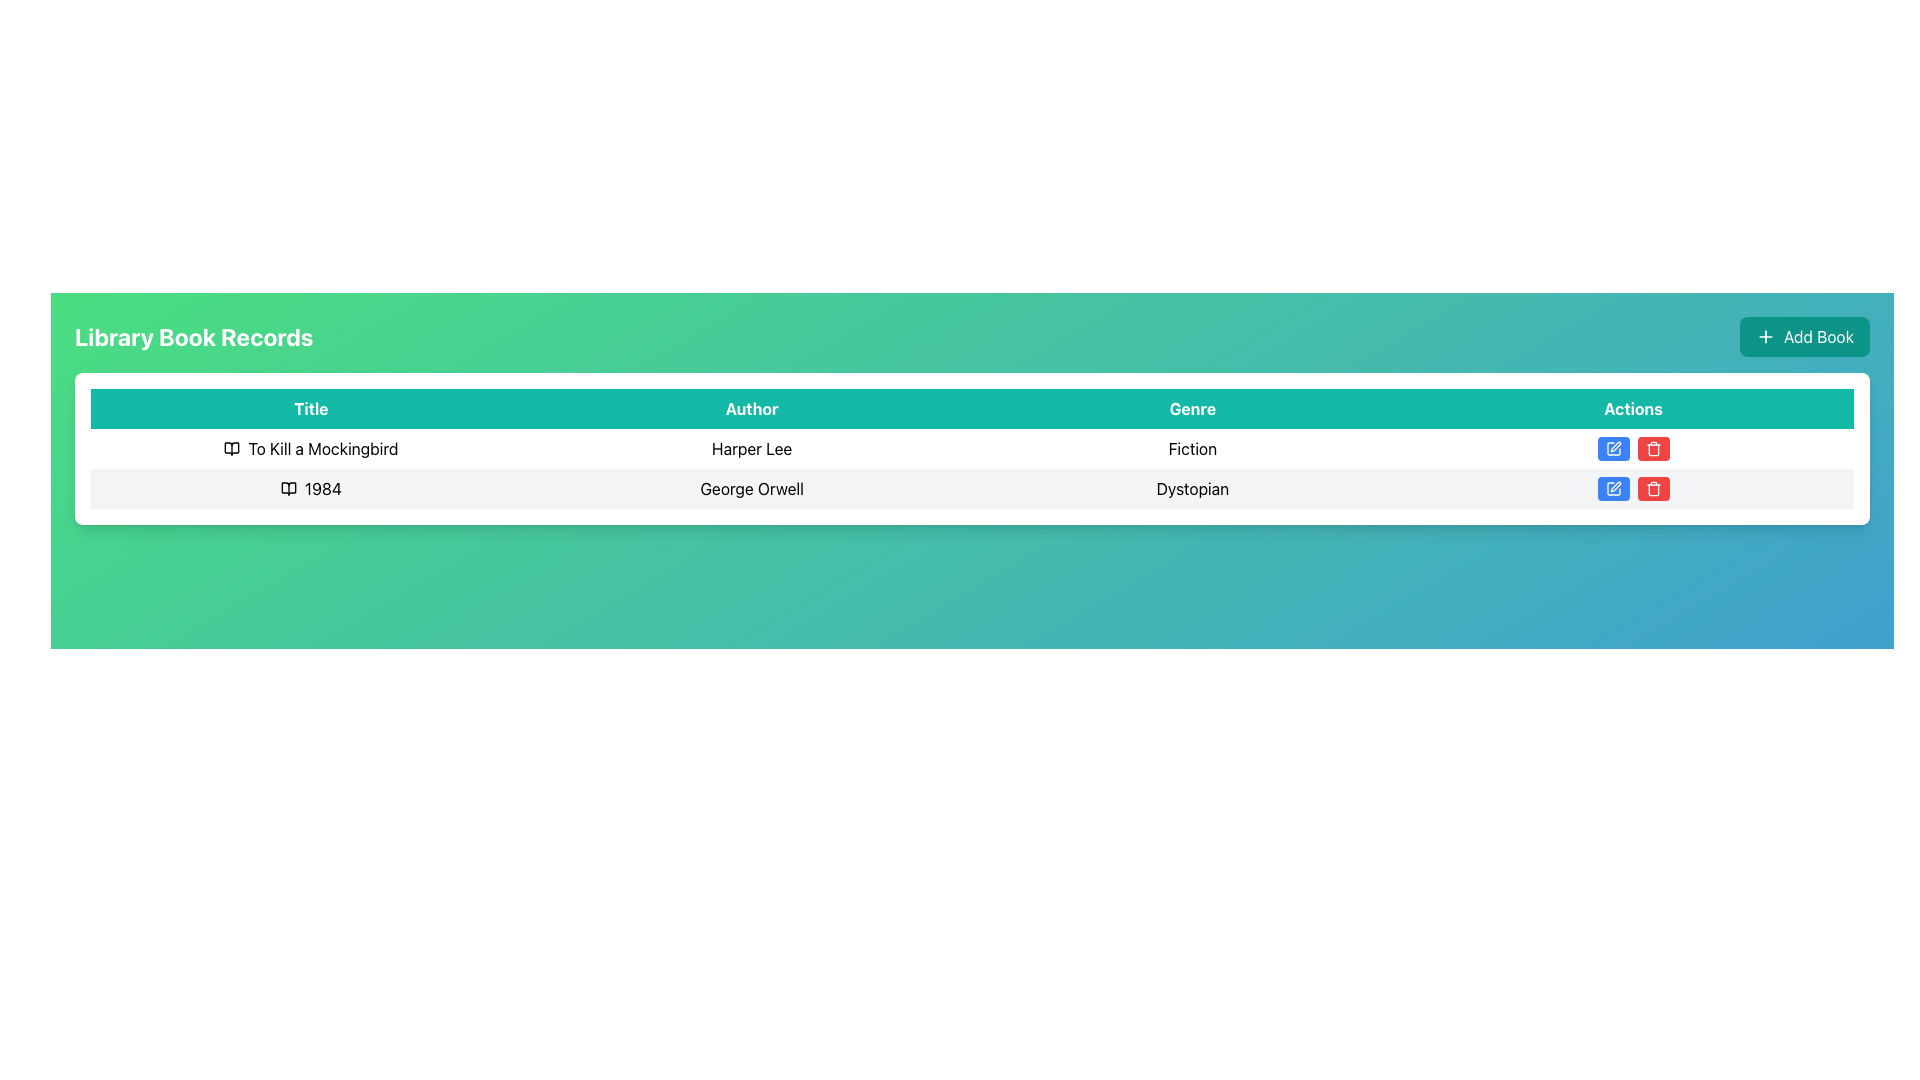 Image resolution: width=1920 pixels, height=1080 pixels. What do you see at coordinates (1653, 489) in the screenshot?
I see `the small, rounded red button with a white trash can icon in the 'Actions' column, corresponding to the second row for the book '1984'` at bounding box center [1653, 489].